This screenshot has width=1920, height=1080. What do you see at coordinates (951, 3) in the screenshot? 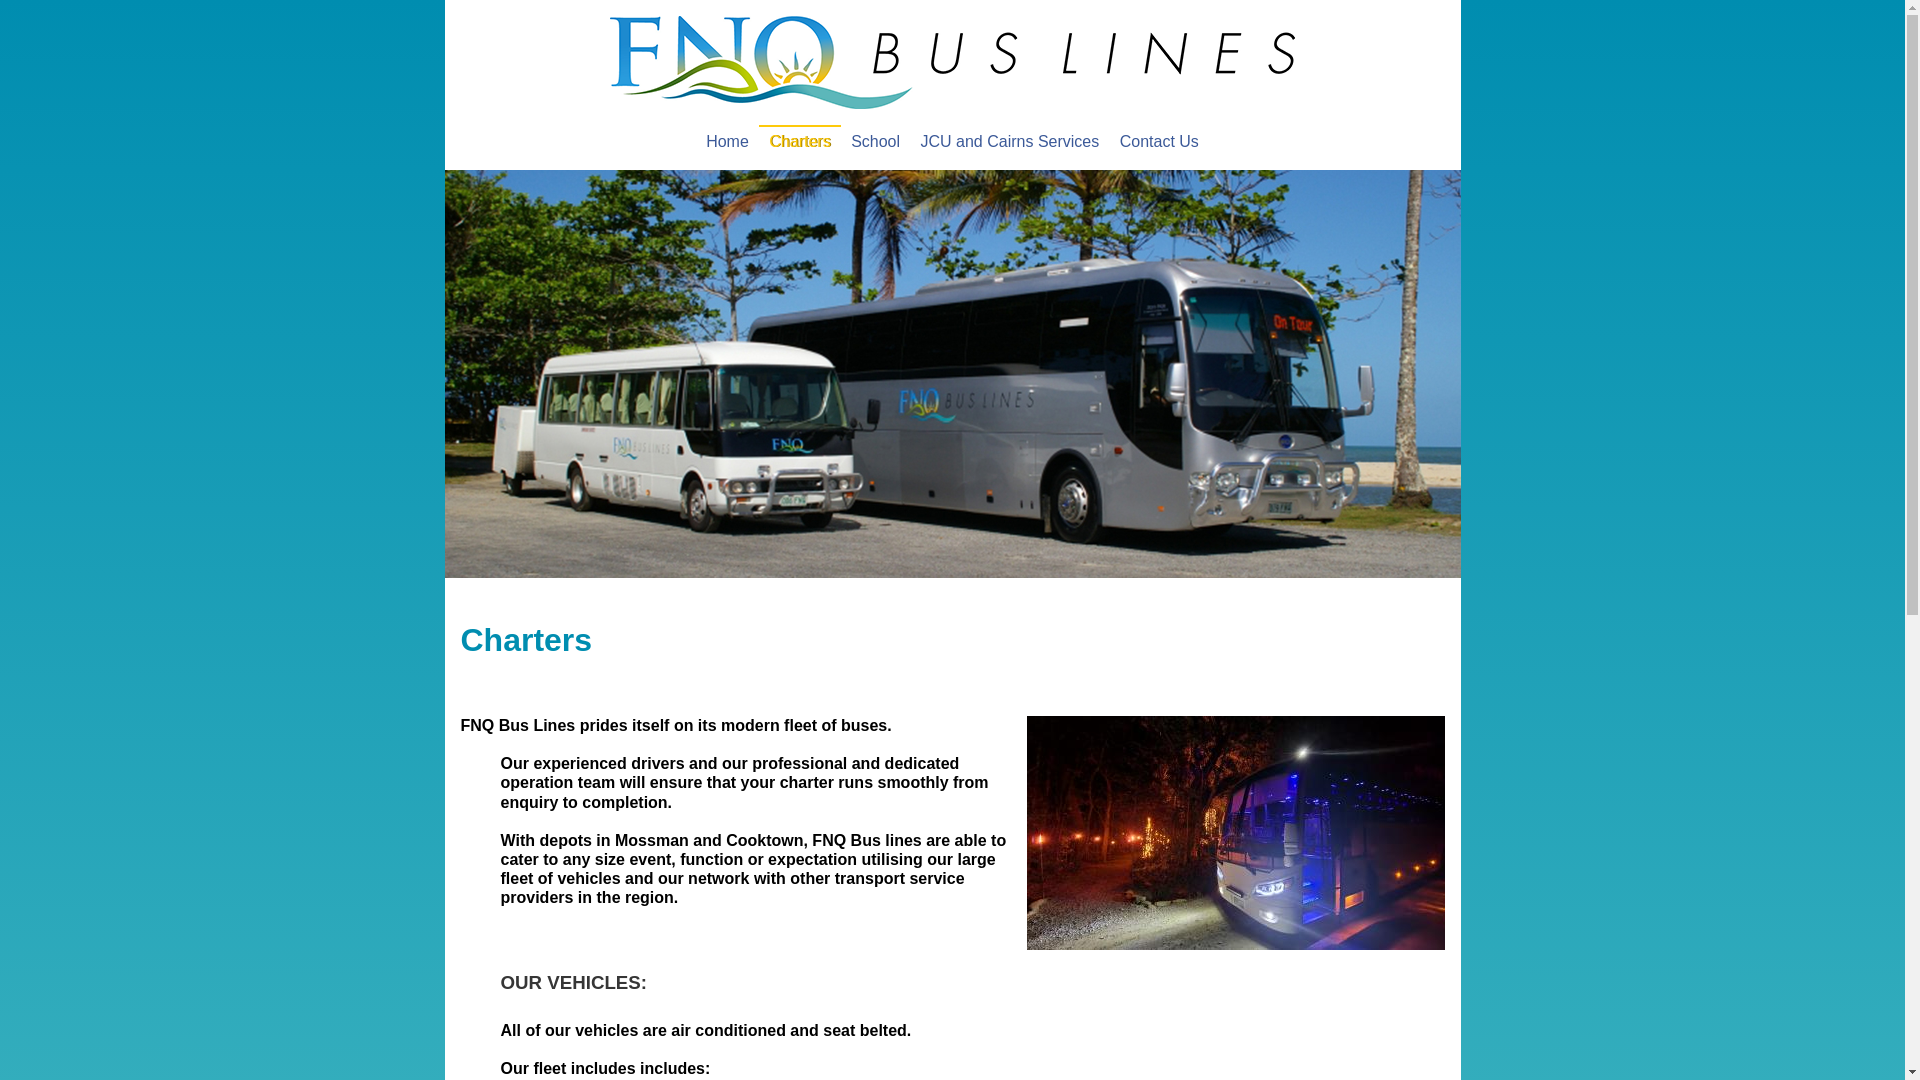
I see `'Jump to navigation'` at bounding box center [951, 3].